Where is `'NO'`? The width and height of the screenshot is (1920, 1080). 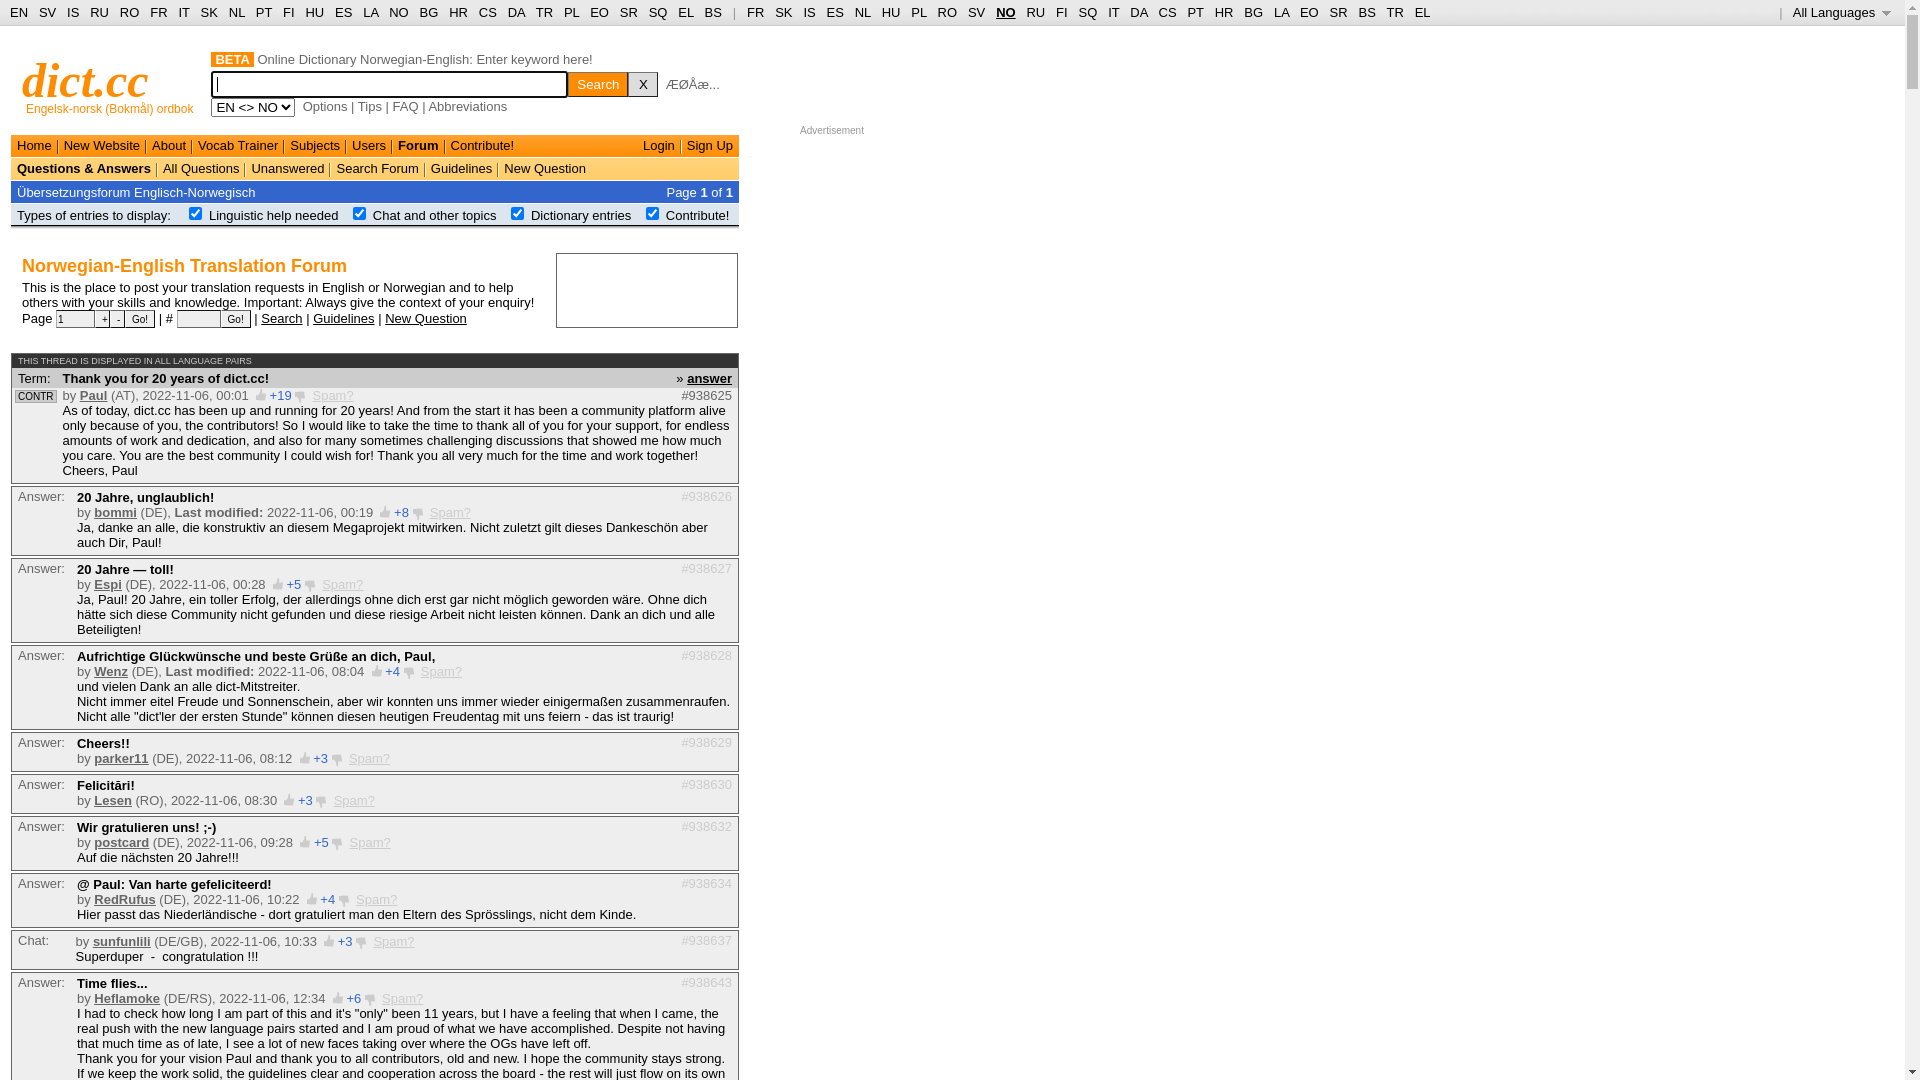
'NO' is located at coordinates (1006, 12).